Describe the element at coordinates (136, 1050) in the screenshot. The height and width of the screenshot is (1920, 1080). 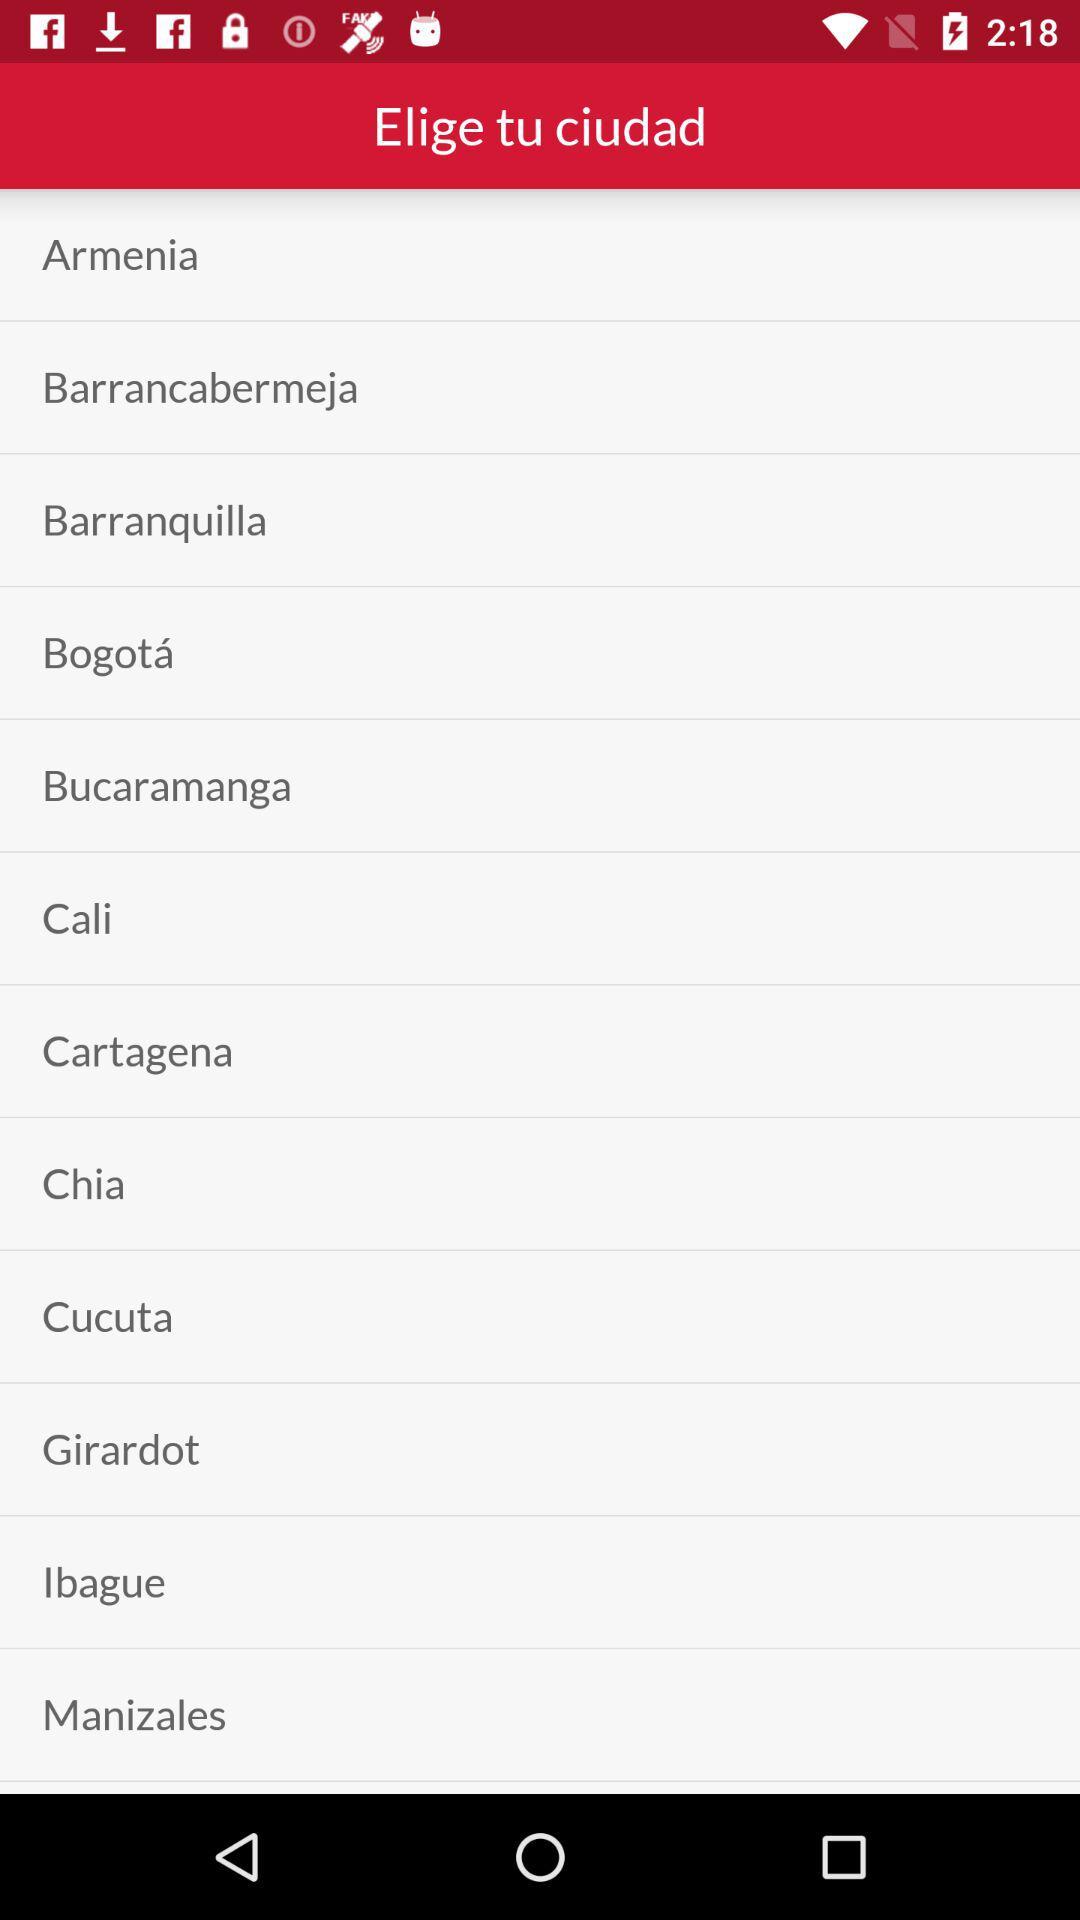
I see `the icon below cali` at that location.